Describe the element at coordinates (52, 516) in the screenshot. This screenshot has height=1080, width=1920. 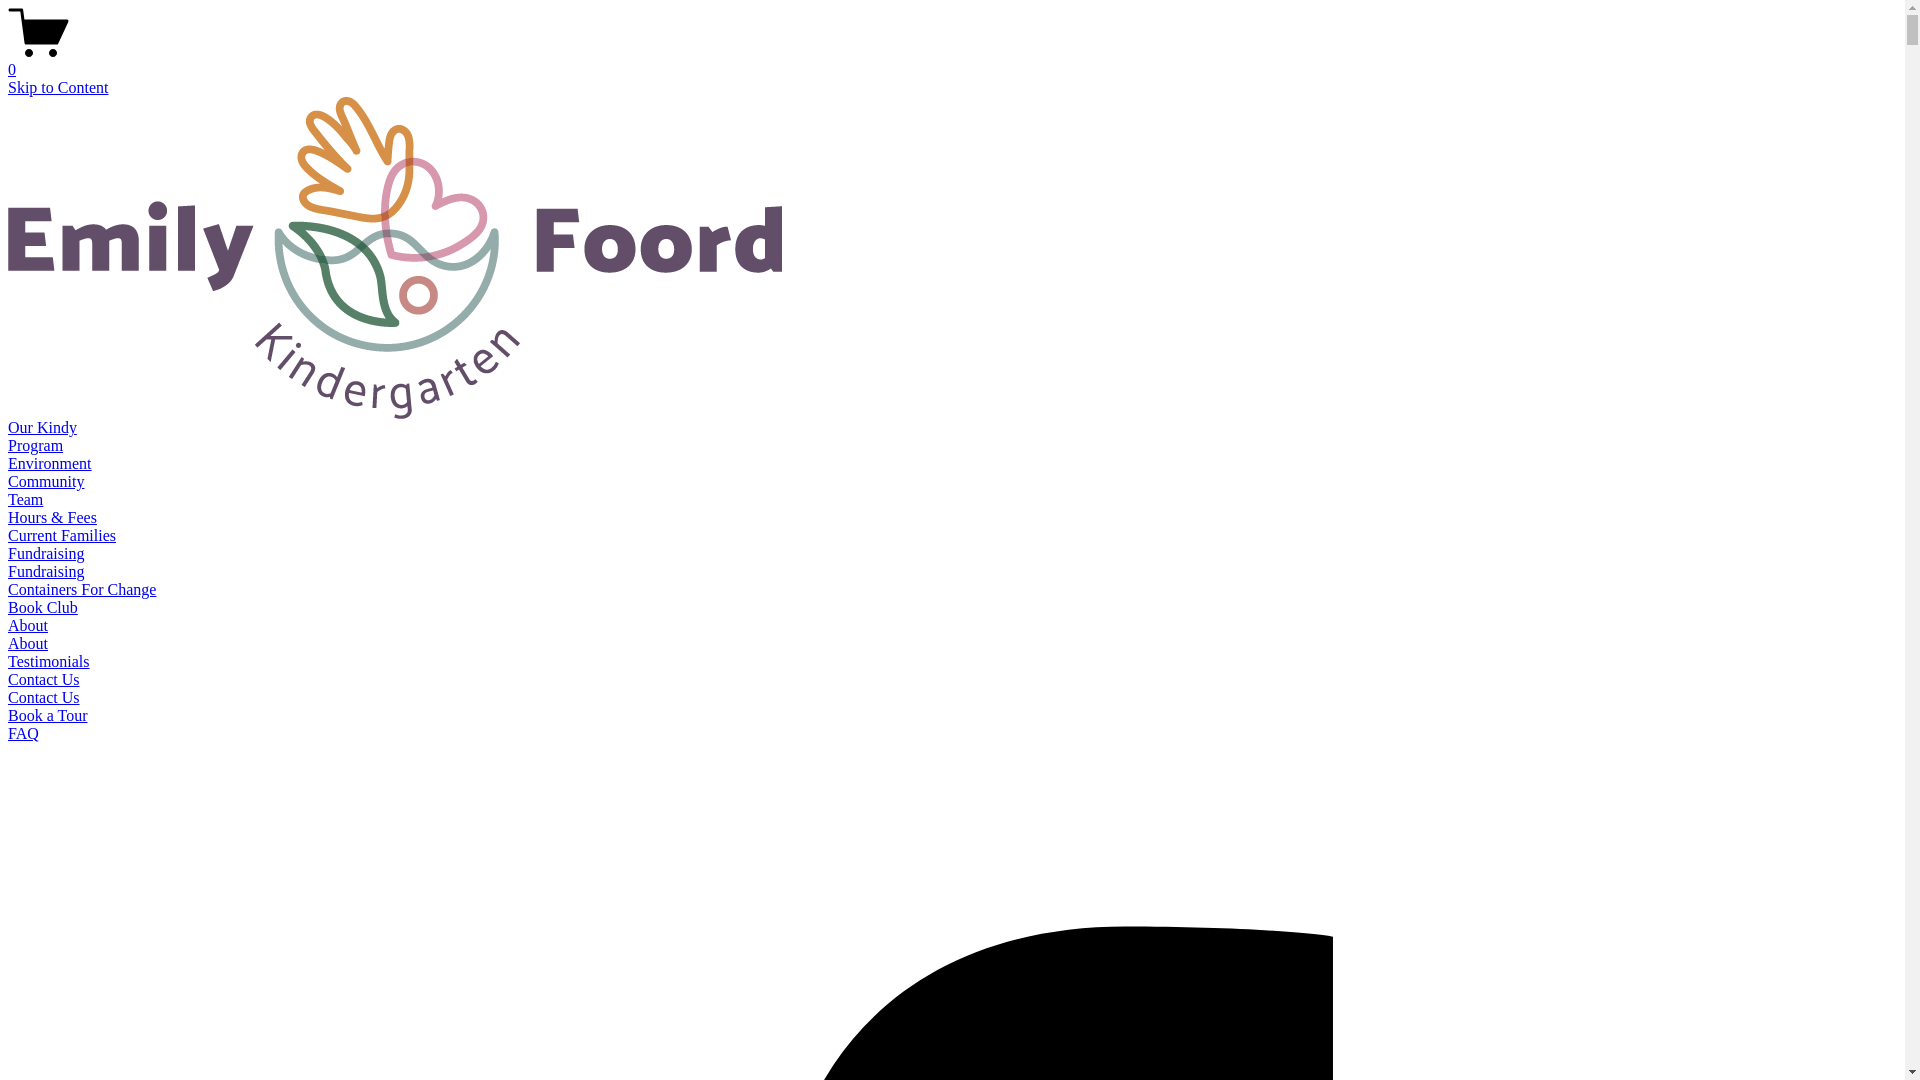
I see `'Hours & Fees'` at that location.